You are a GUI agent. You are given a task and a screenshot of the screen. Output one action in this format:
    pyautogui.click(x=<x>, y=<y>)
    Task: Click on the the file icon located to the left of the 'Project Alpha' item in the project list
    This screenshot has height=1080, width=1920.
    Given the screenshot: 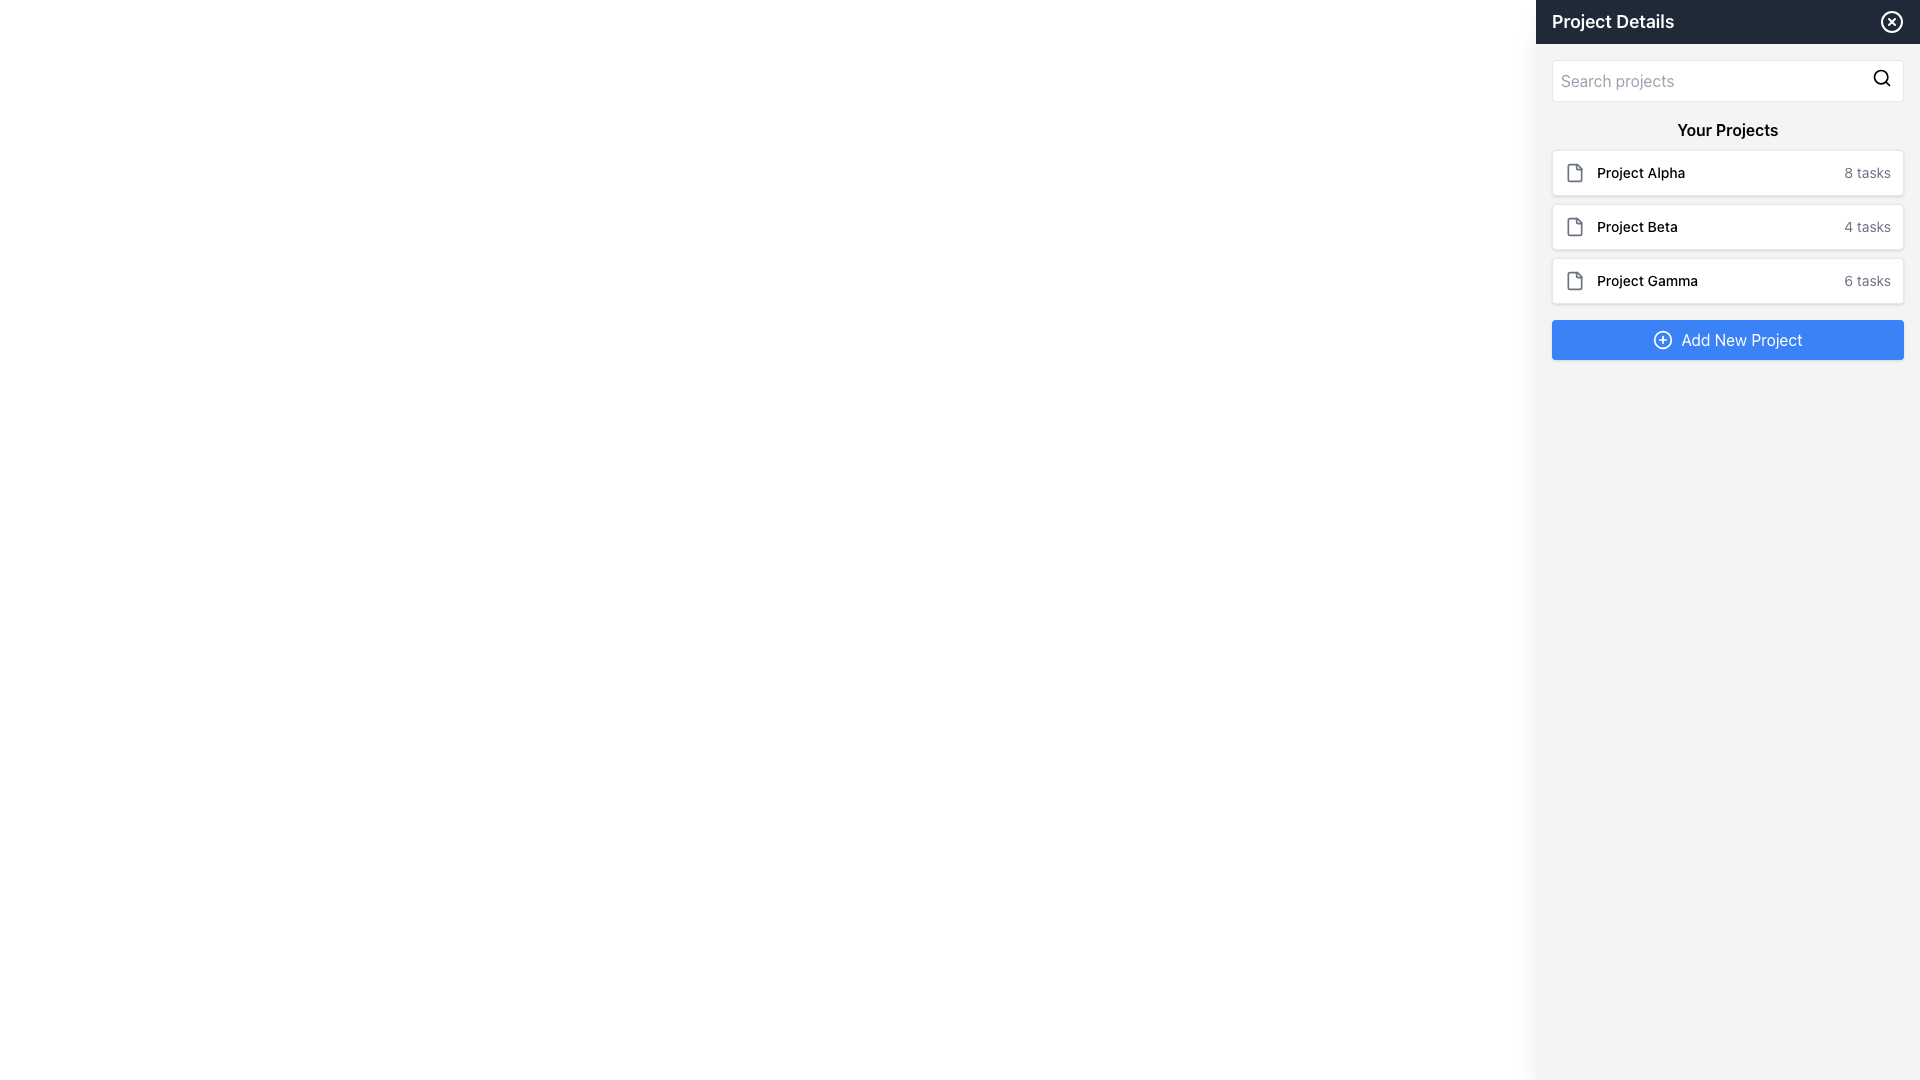 What is the action you would take?
    pyautogui.click(x=1573, y=172)
    